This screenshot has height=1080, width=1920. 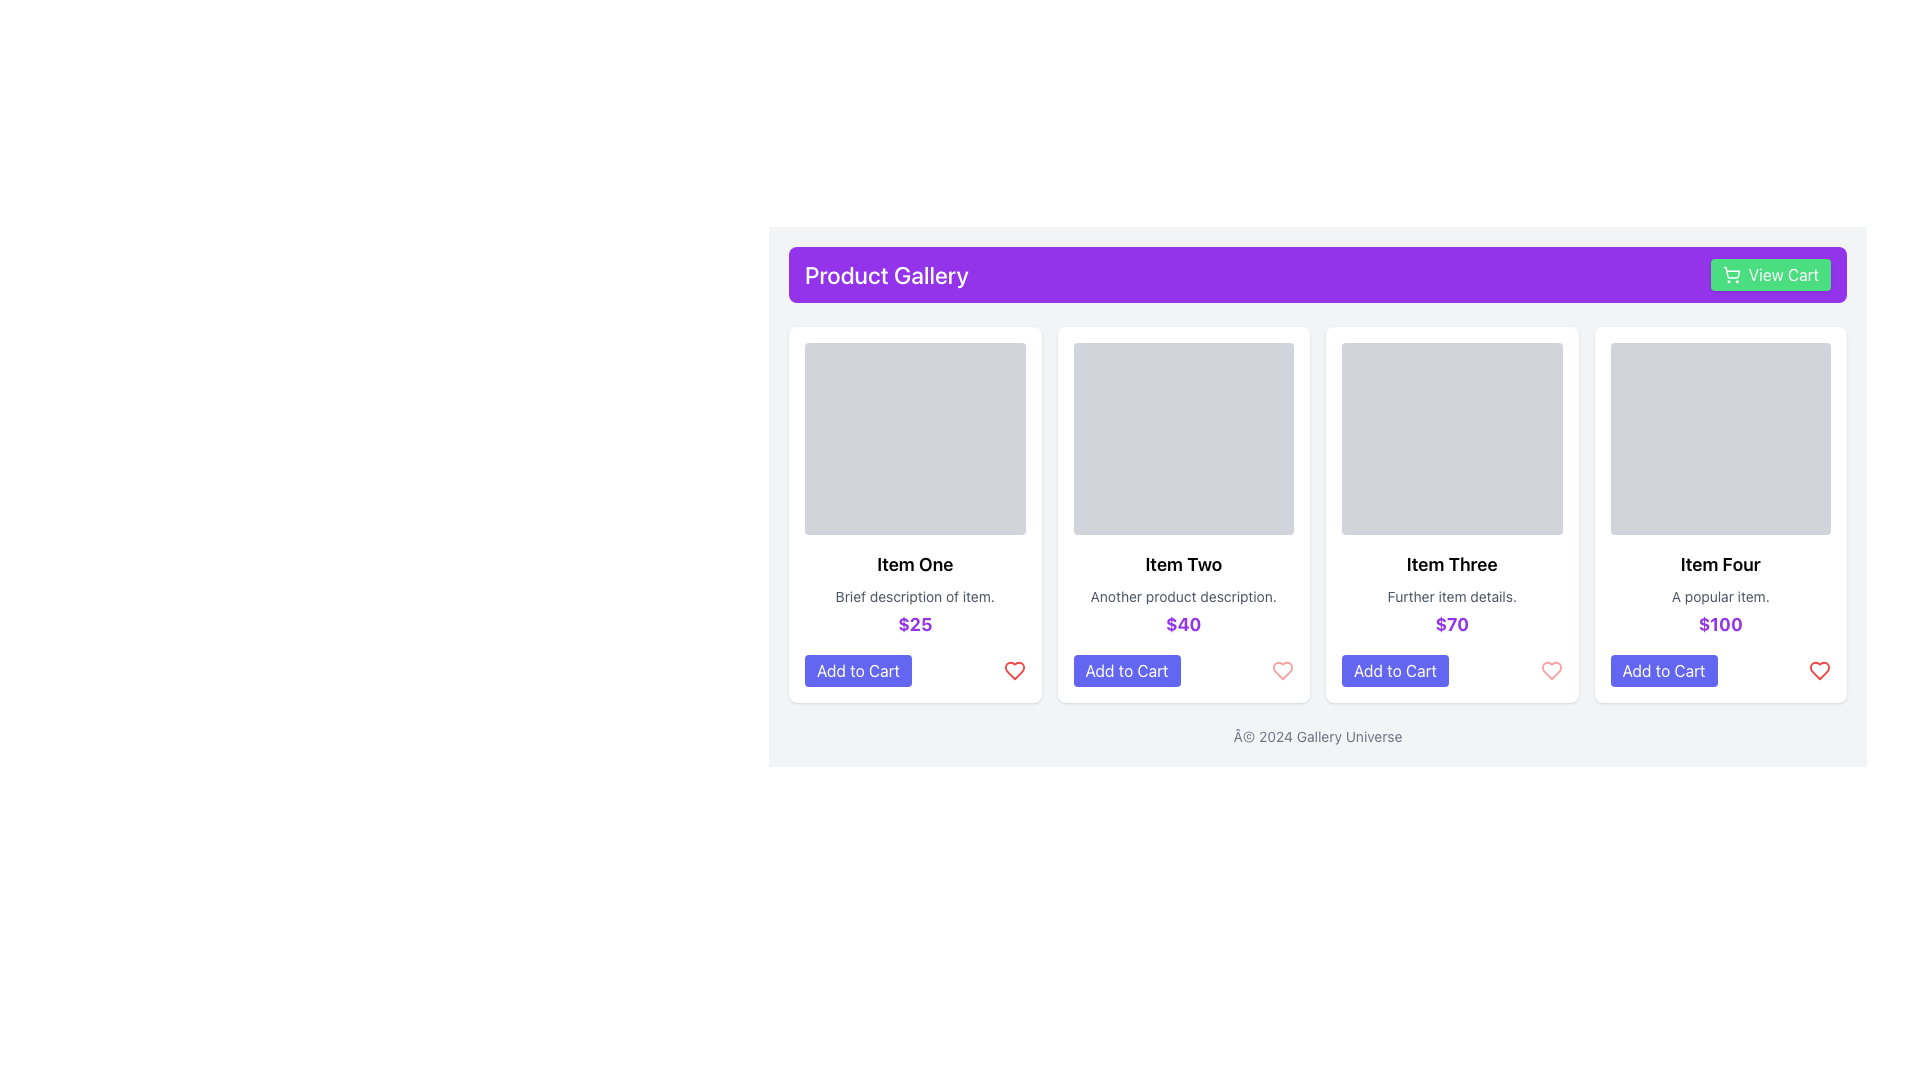 I want to click on the red heart icon located at the bottom-right corner of the product card labeled 'Item Four', so click(x=1819, y=671).